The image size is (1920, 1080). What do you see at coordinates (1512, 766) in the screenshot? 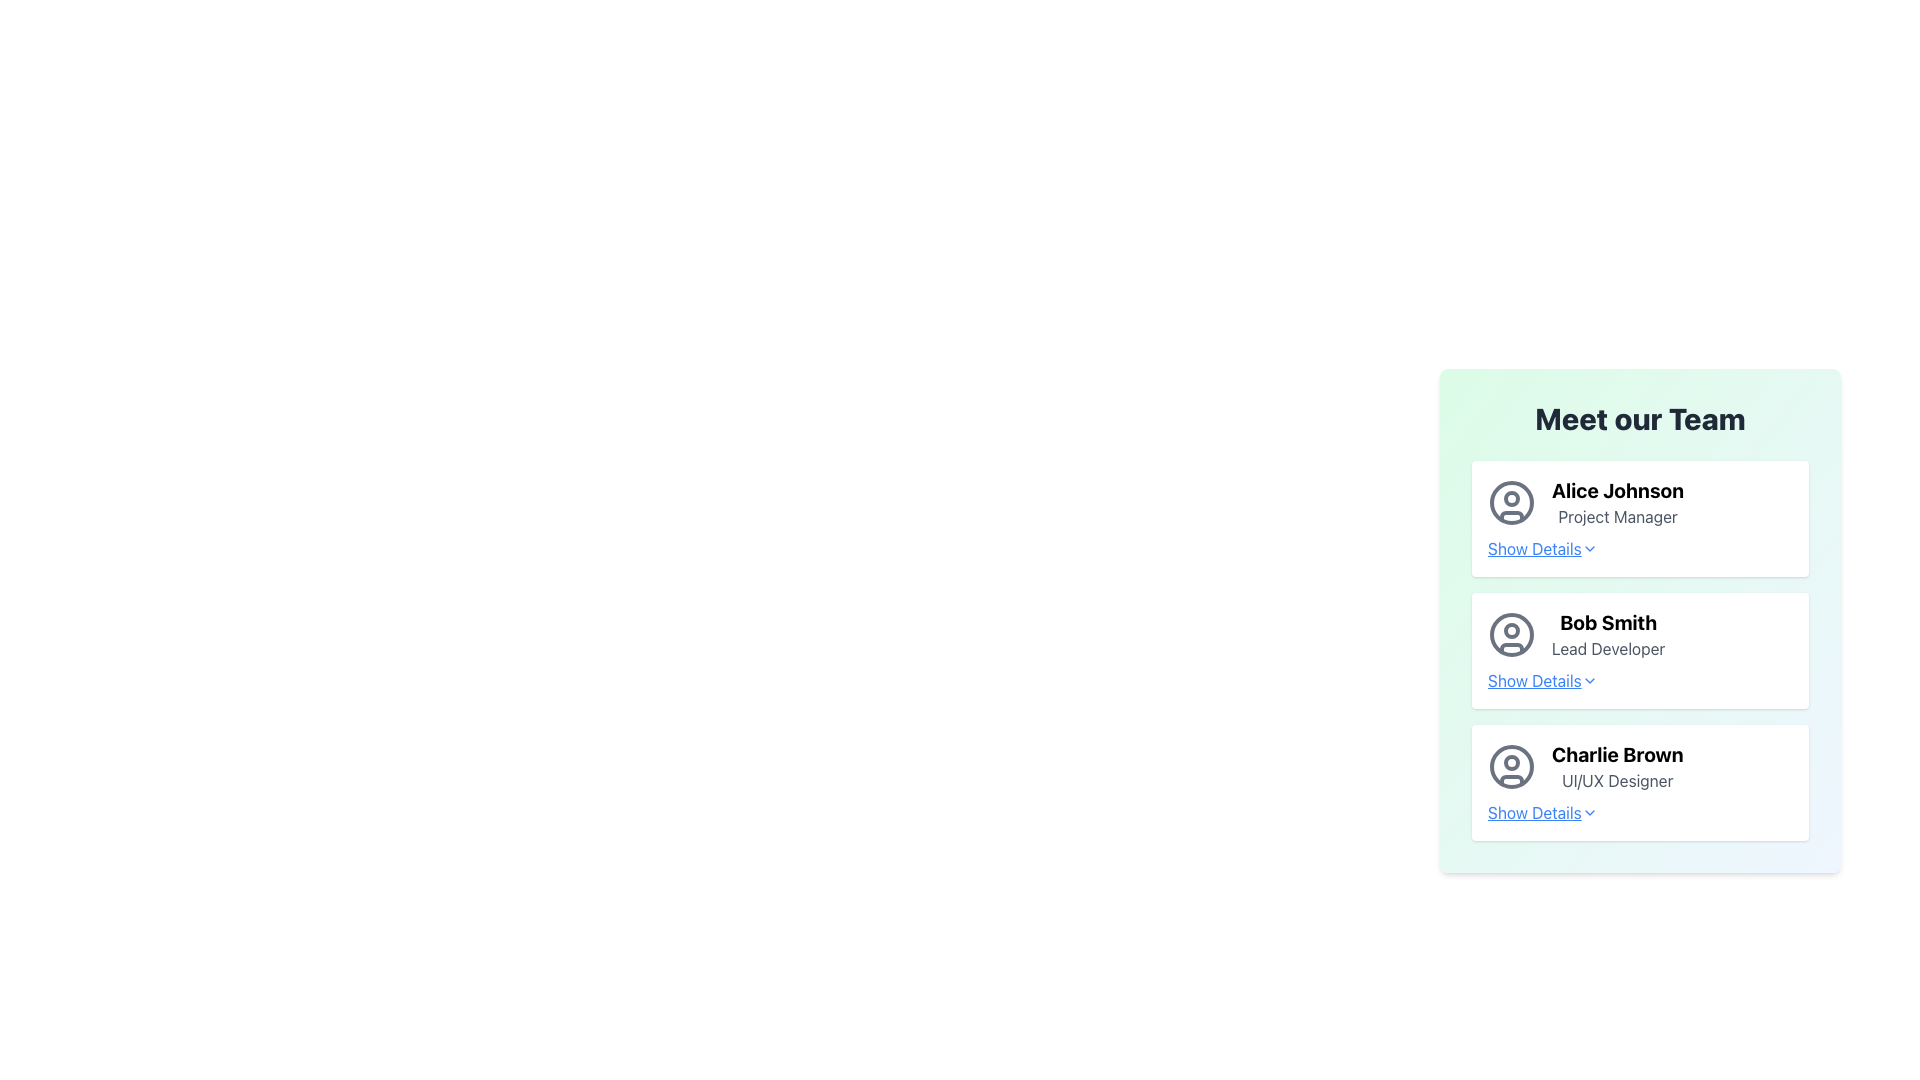
I see `the circular user silhouette icon in the profile card for 'Charlie Brown', located in the 'Meet our Team' section` at bounding box center [1512, 766].